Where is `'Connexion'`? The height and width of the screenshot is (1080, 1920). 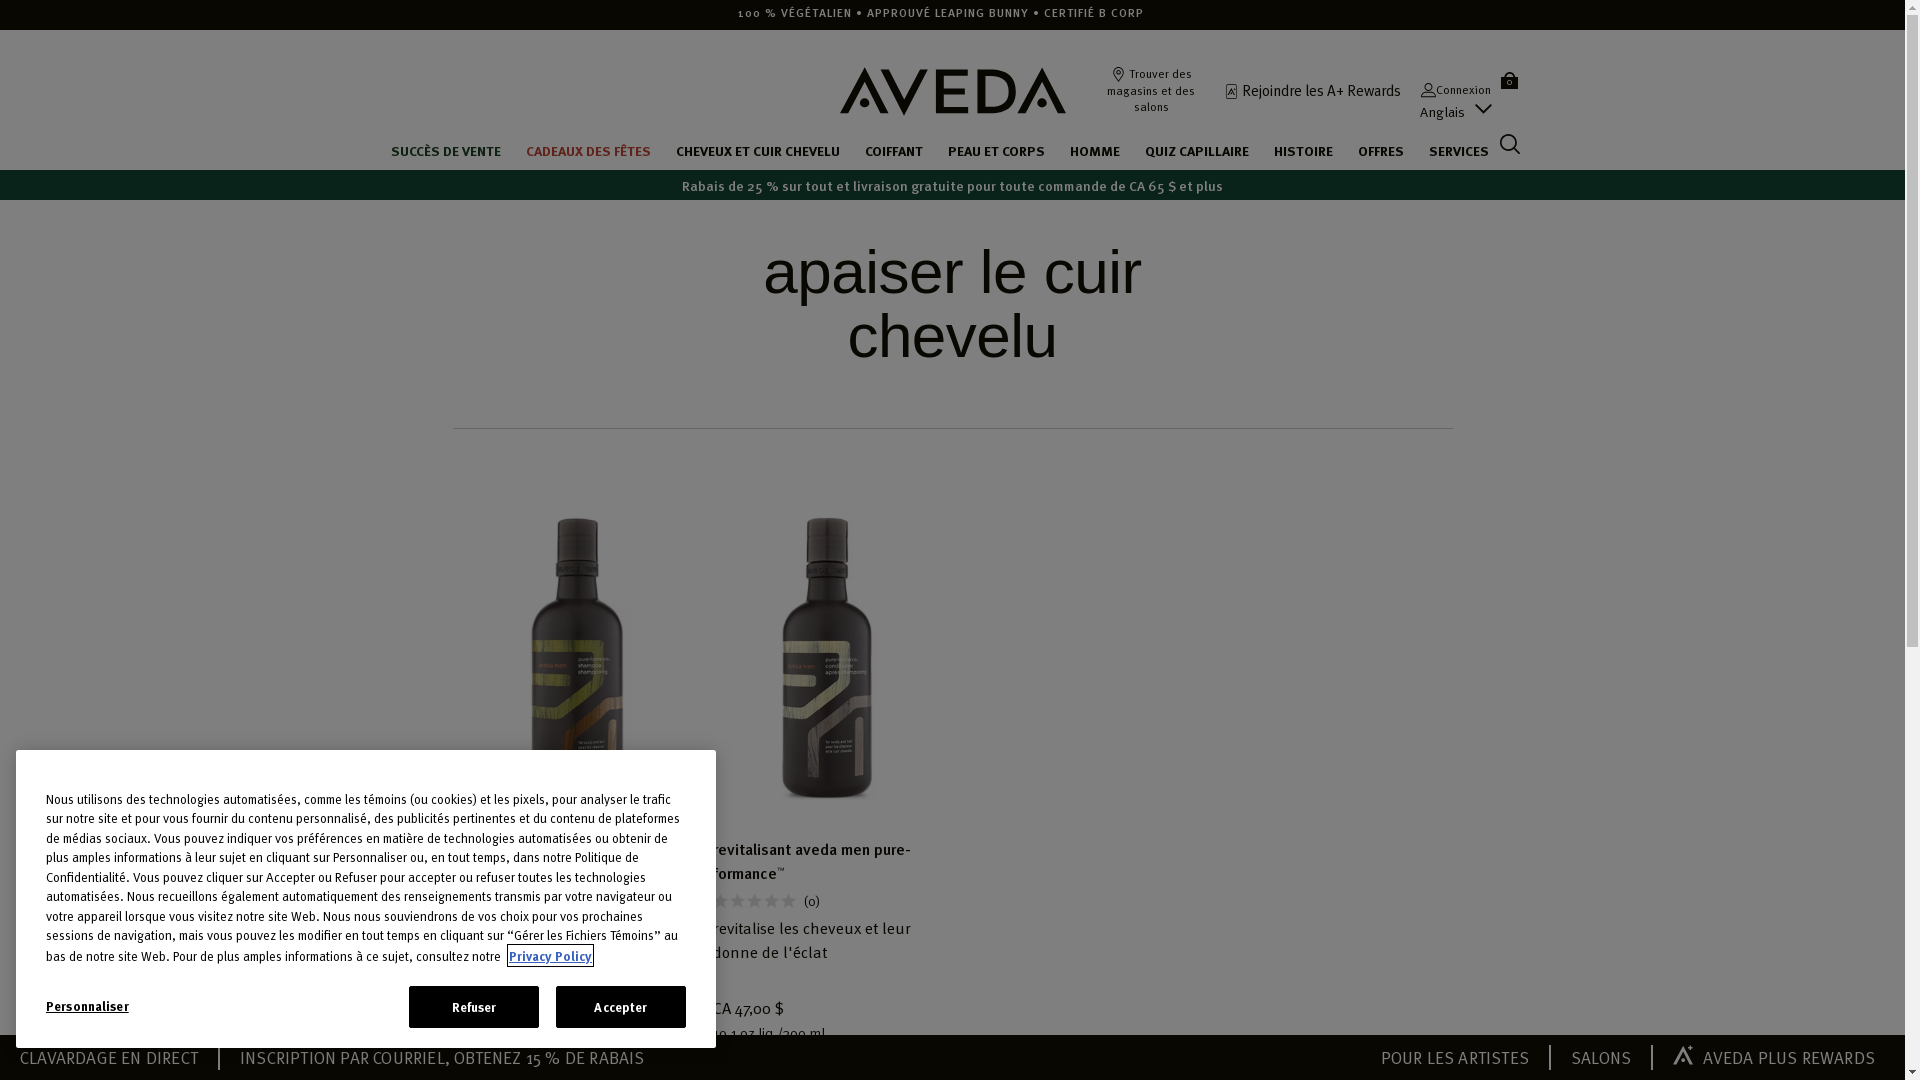 'Connexion' is located at coordinates (1419, 88).